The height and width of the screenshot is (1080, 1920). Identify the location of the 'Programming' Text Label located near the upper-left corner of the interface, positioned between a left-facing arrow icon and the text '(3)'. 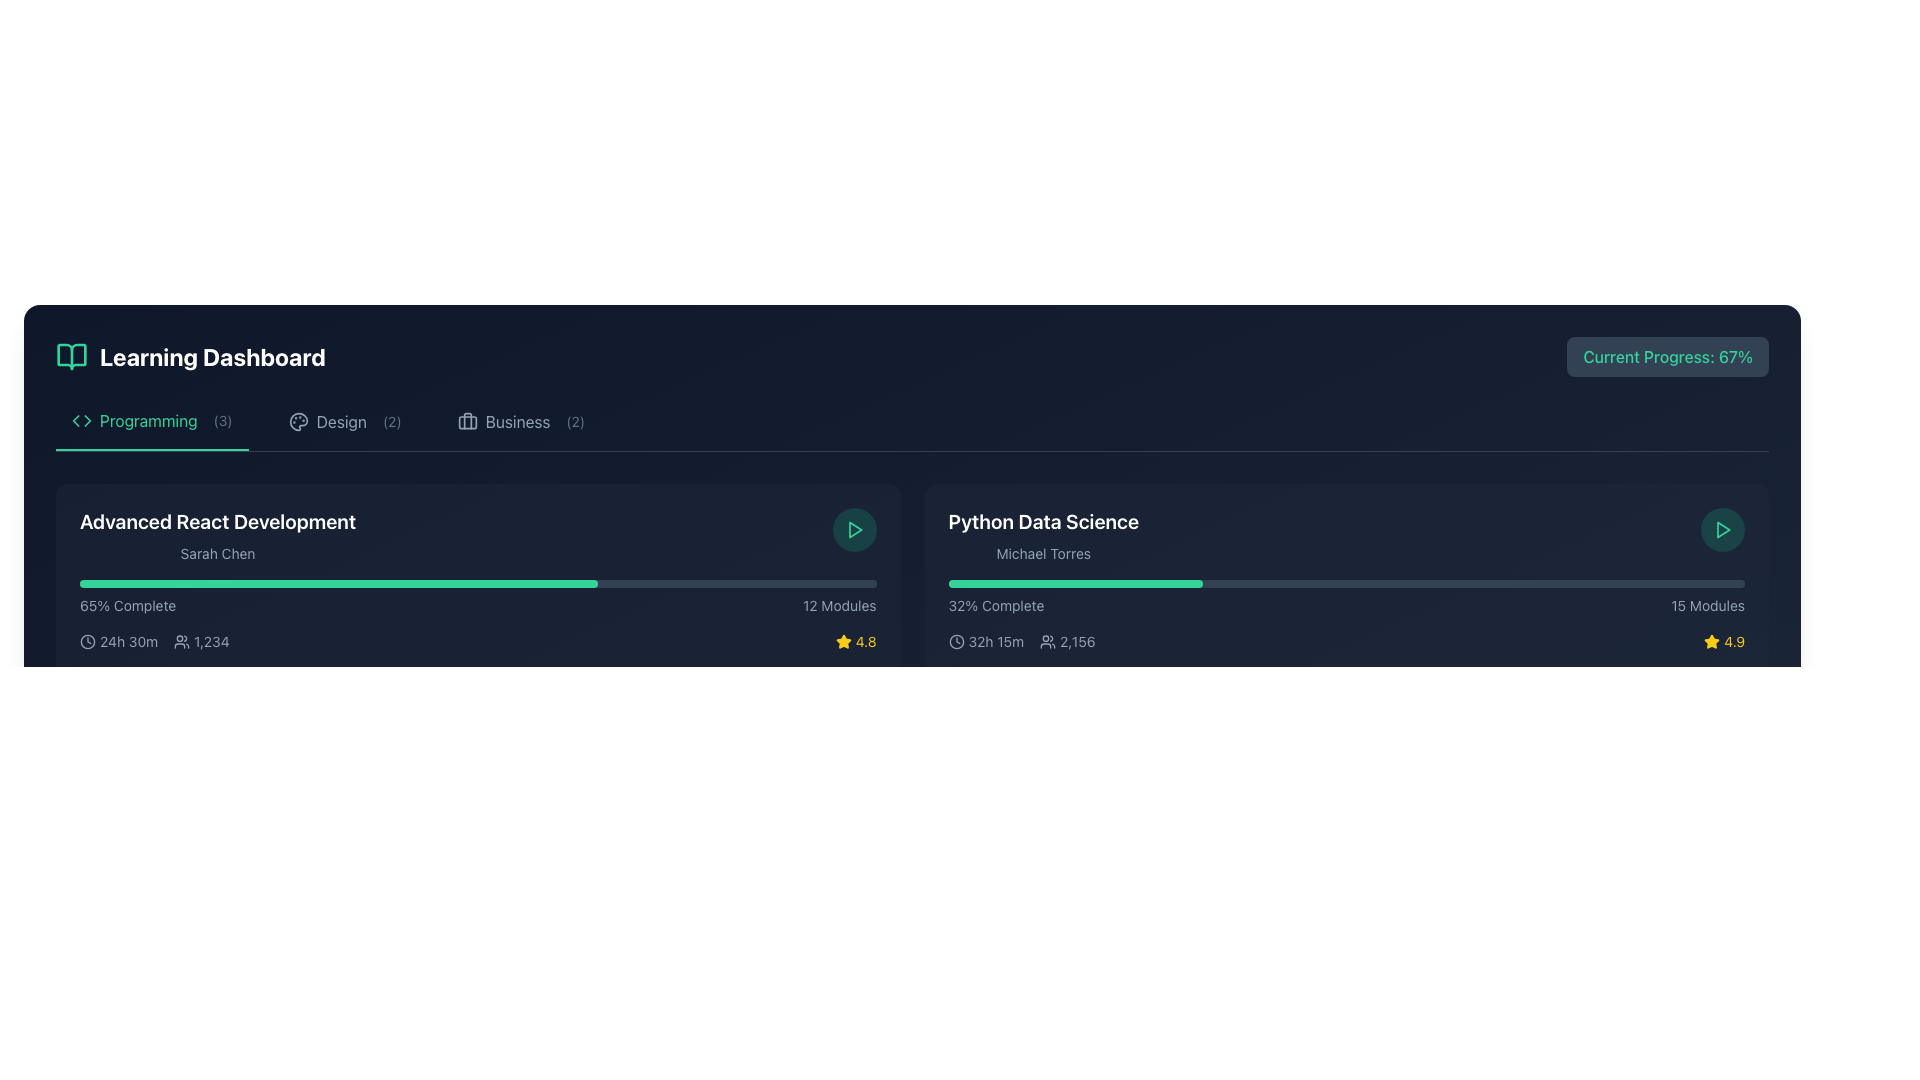
(147, 419).